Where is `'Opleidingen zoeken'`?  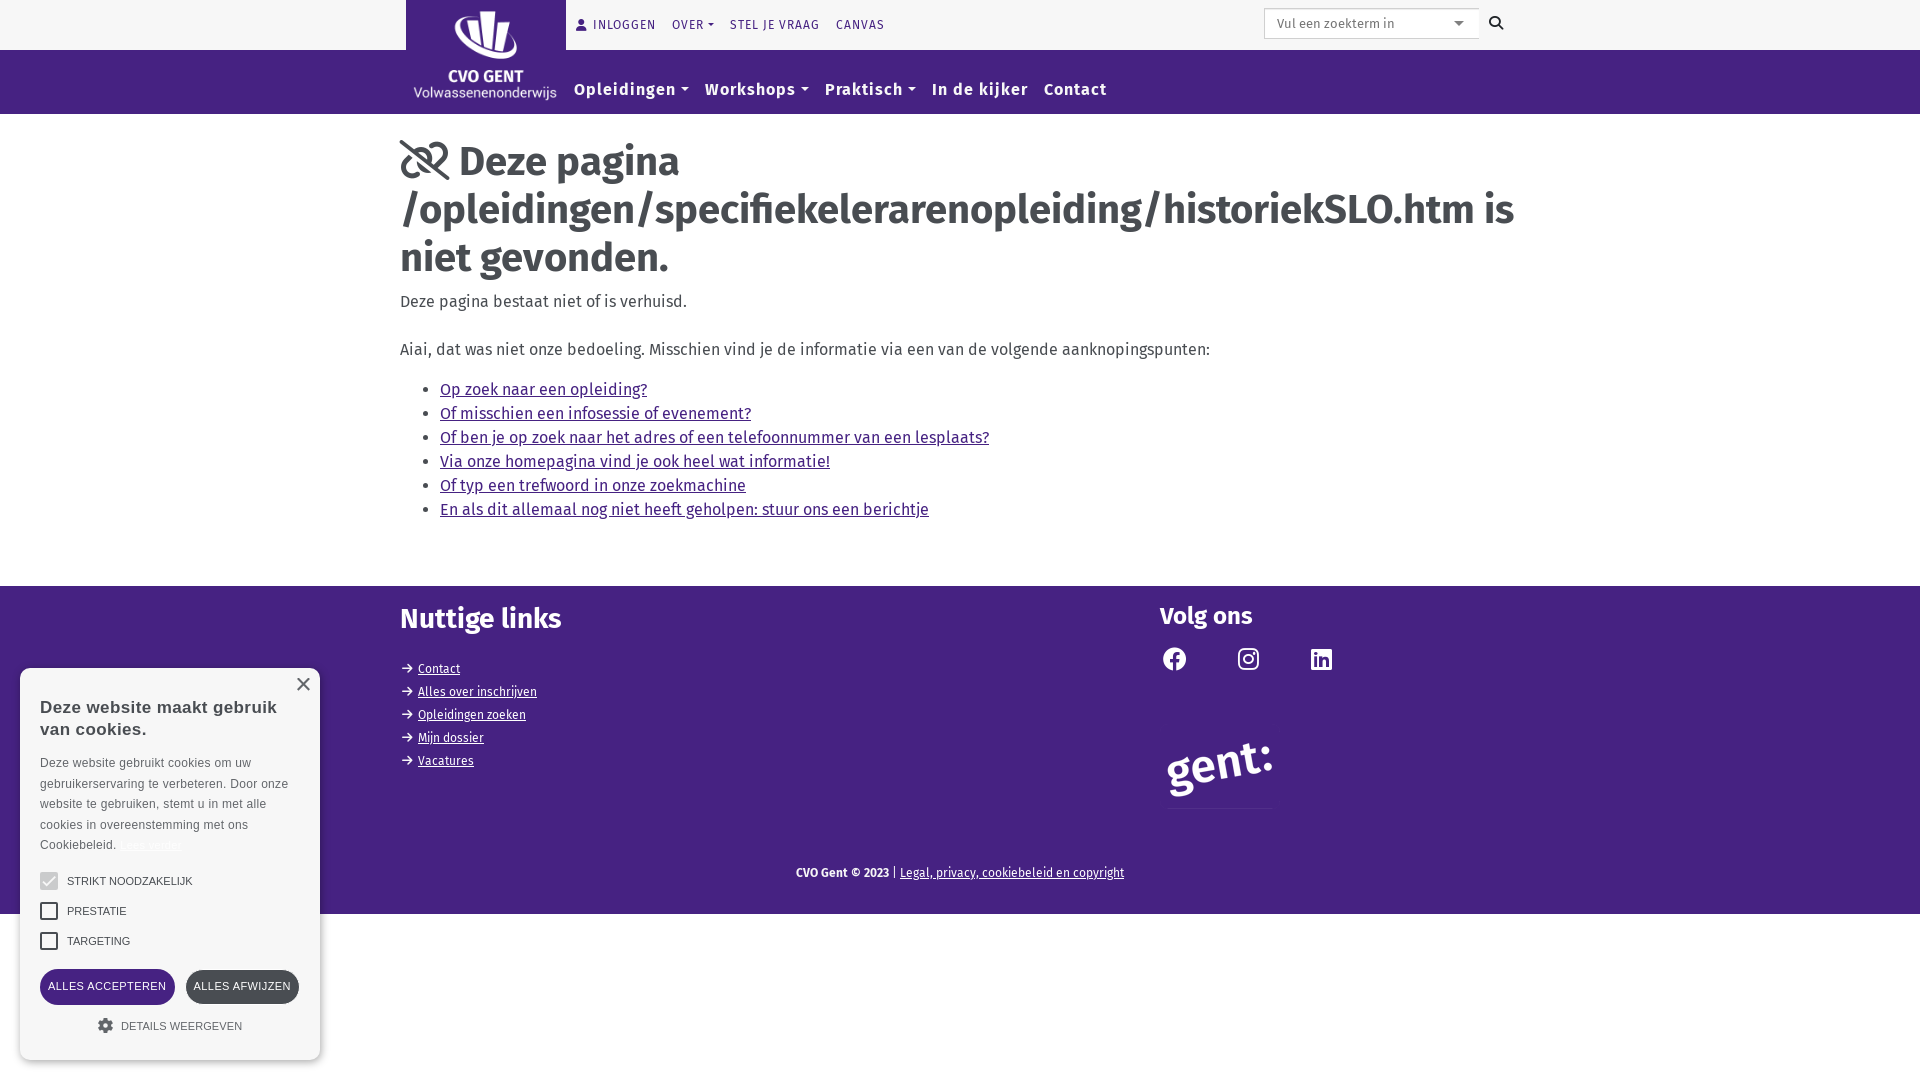 'Opleidingen zoeken' is located at coordinates (470, 713).